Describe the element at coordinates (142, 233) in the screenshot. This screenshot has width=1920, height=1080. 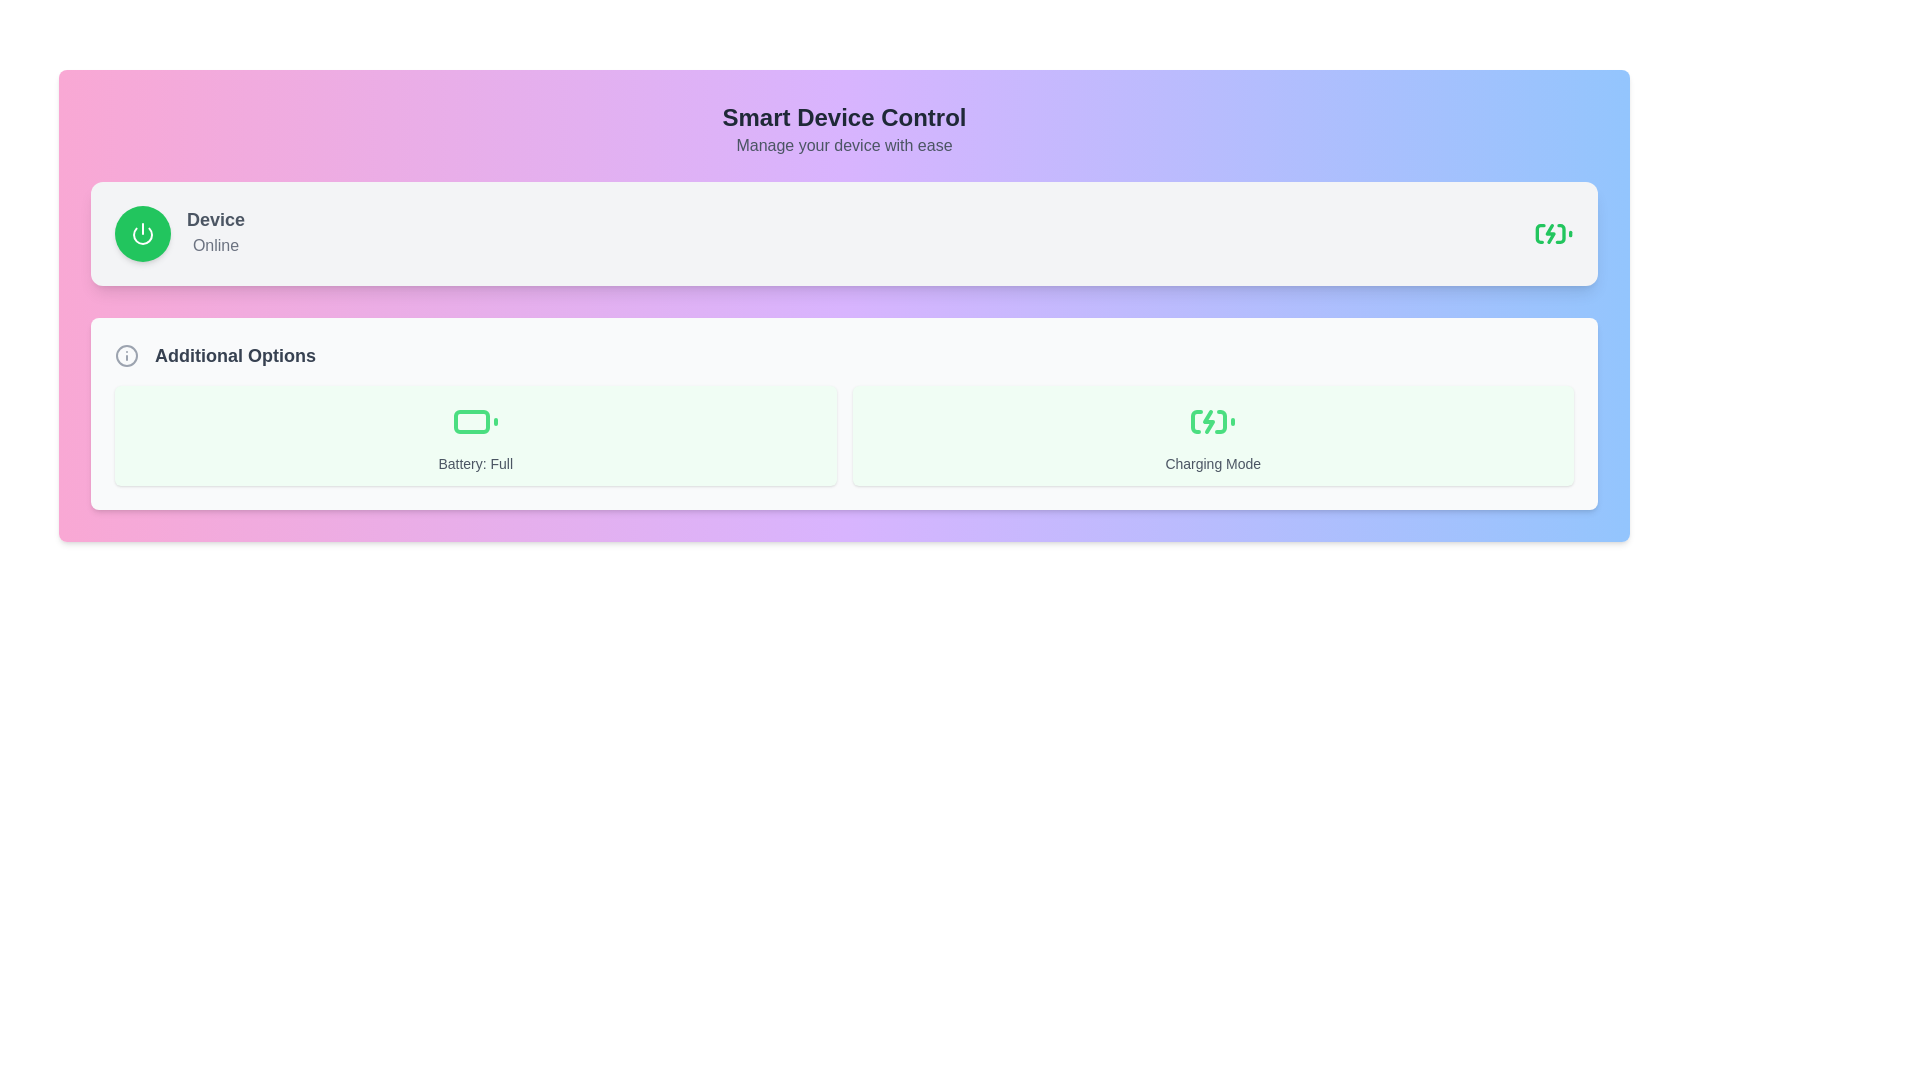
I see `the power button icon located to the left of the 'Device' and 'Online' text in the first section labeled 'Device' to gather visual information about its status` at that location.